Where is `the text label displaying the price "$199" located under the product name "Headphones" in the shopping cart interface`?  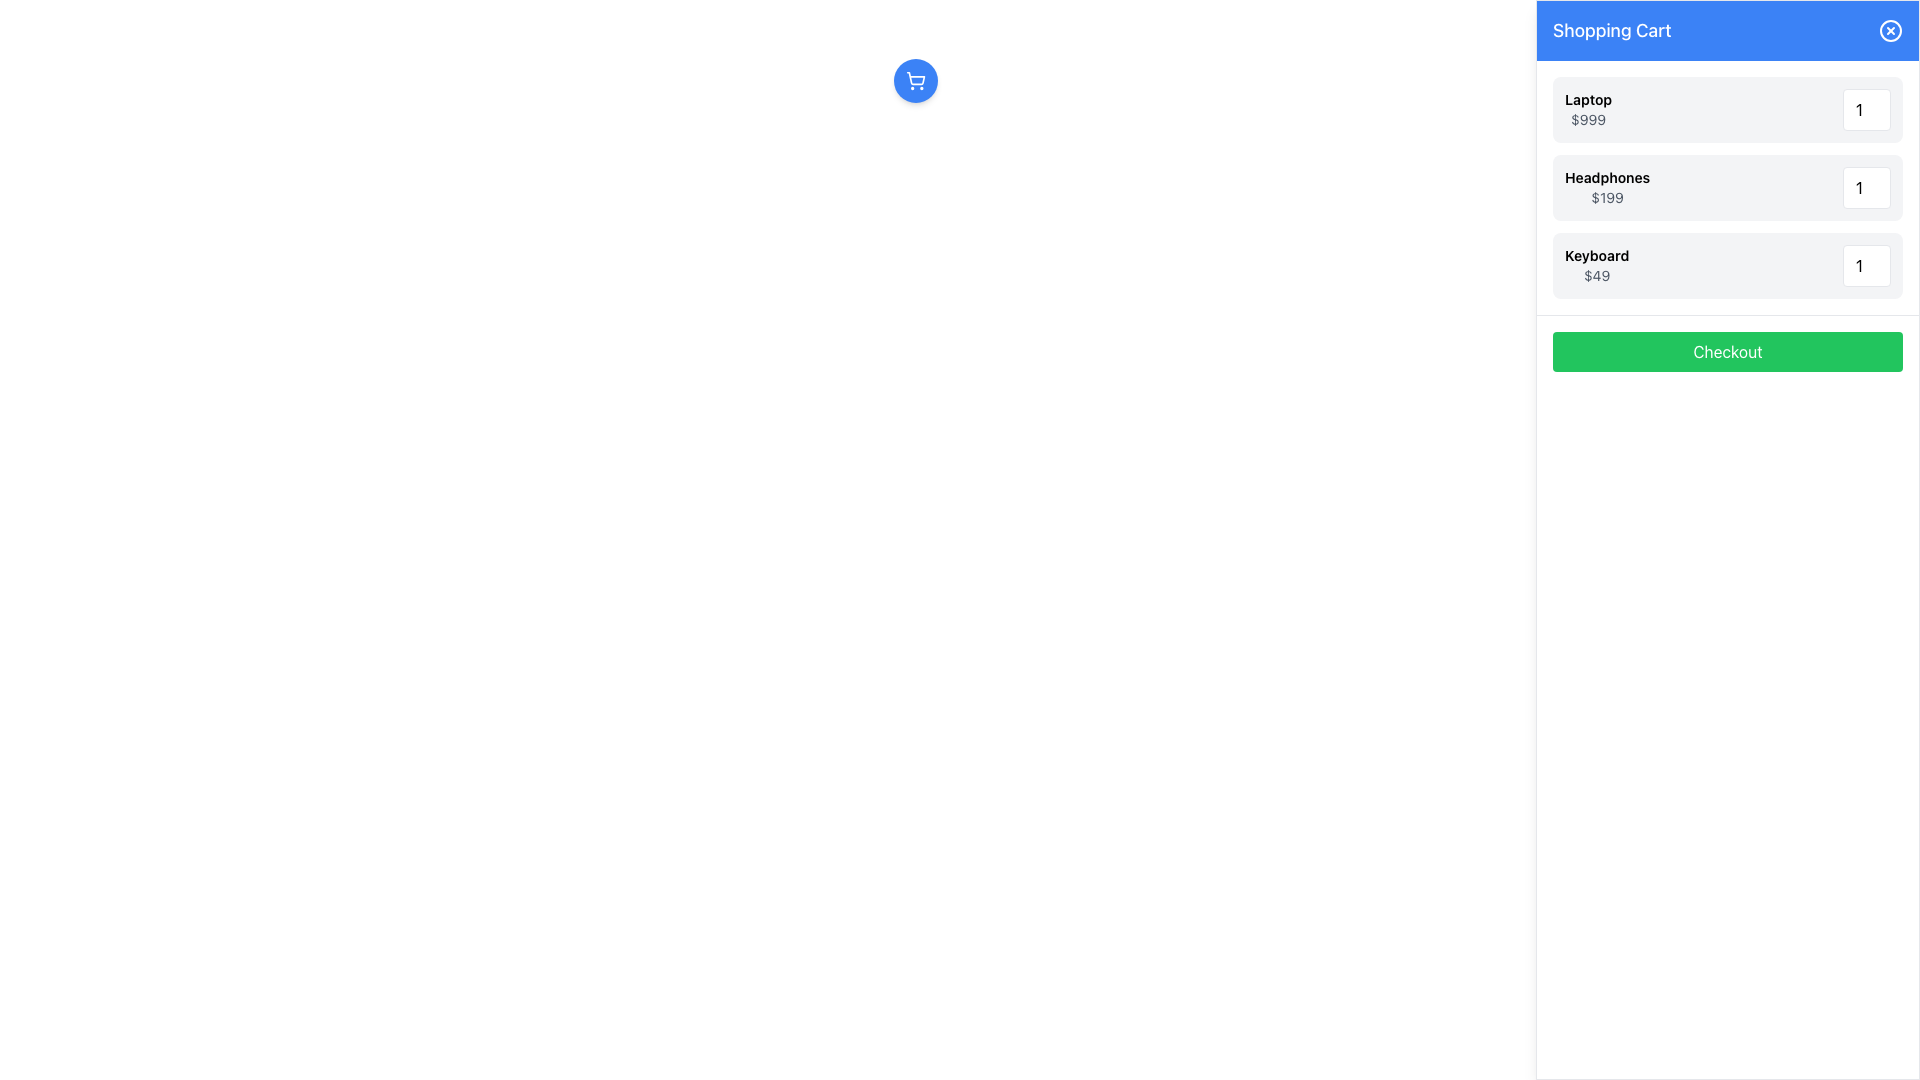 the text label displaying the price "$199" located under the product name "Headphones" in the shopping cart interface is located at coordinates (1607, 197).